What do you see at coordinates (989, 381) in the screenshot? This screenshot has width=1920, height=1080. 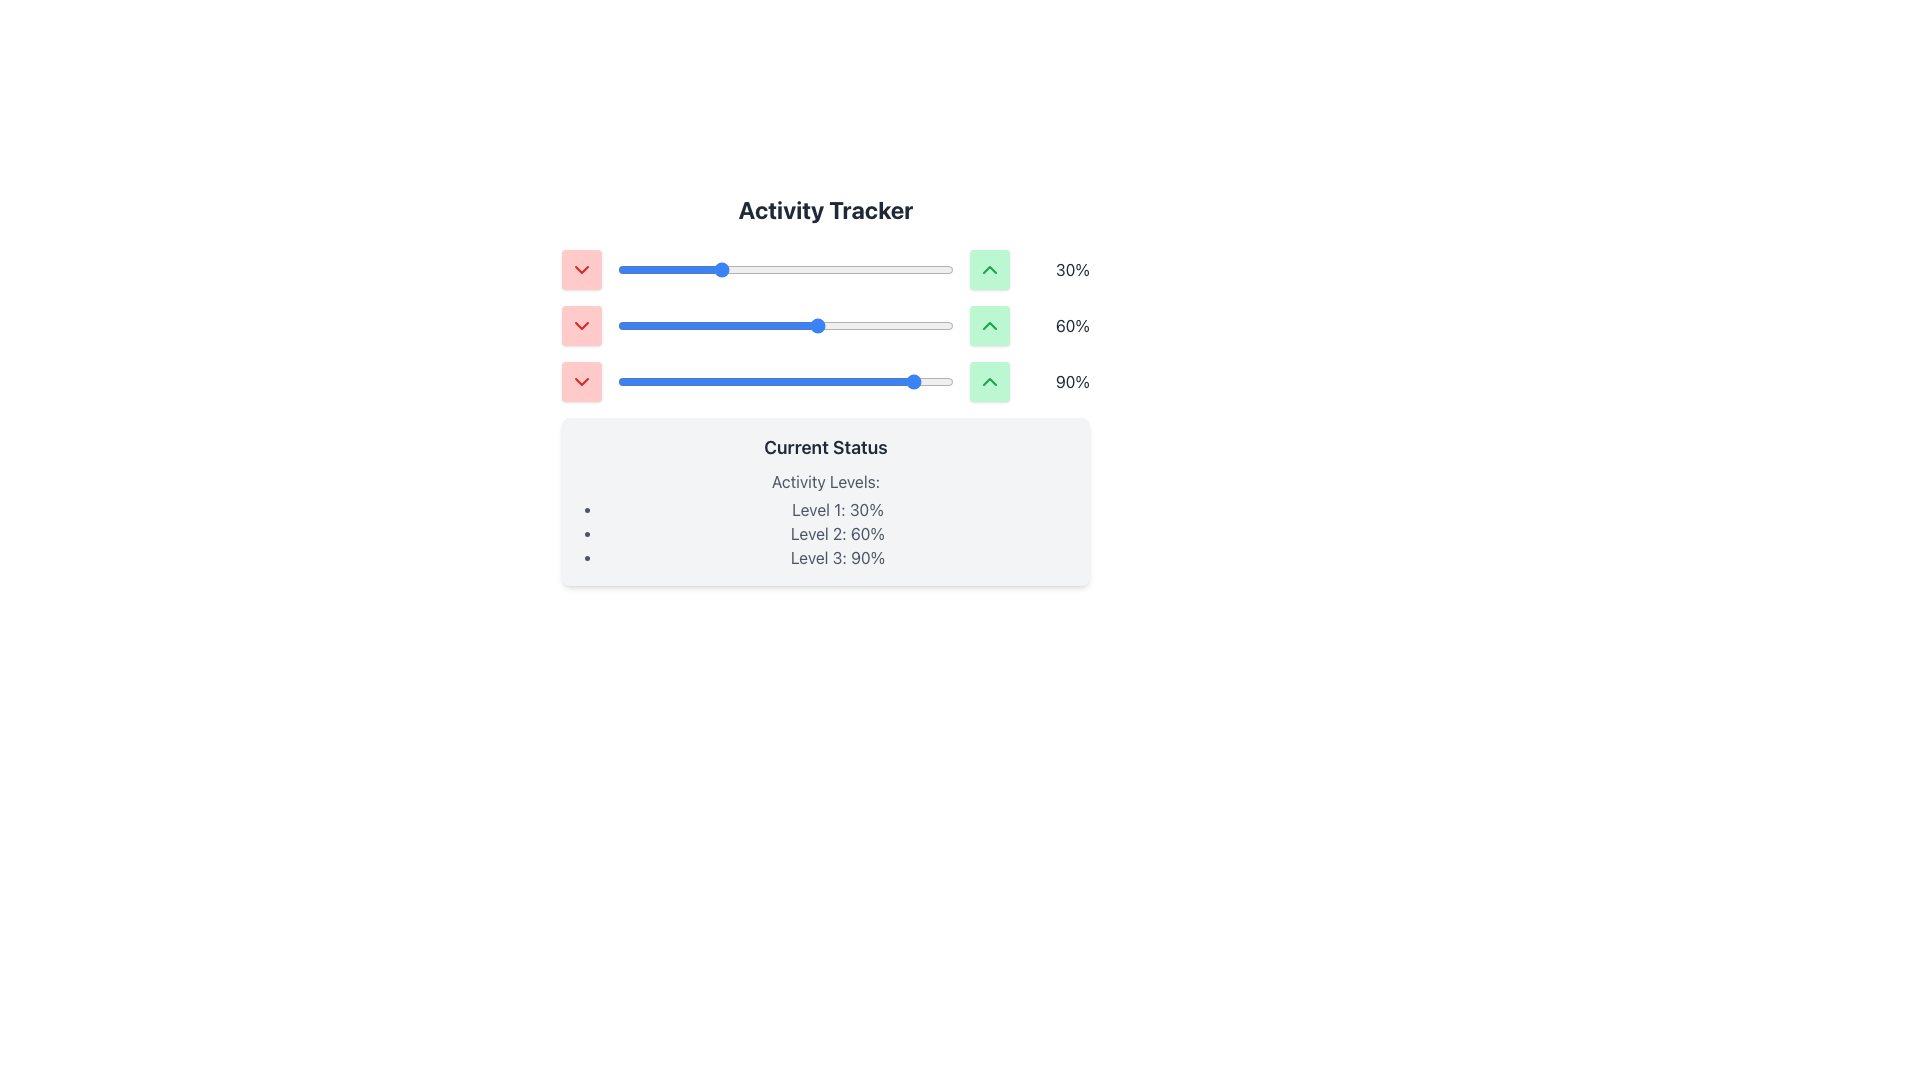 I see `the green upward-pointing chevron button, which is the third in a vertical stack and located to the right of the '90%' label, to increase the value` at bounding box center [989, 381].